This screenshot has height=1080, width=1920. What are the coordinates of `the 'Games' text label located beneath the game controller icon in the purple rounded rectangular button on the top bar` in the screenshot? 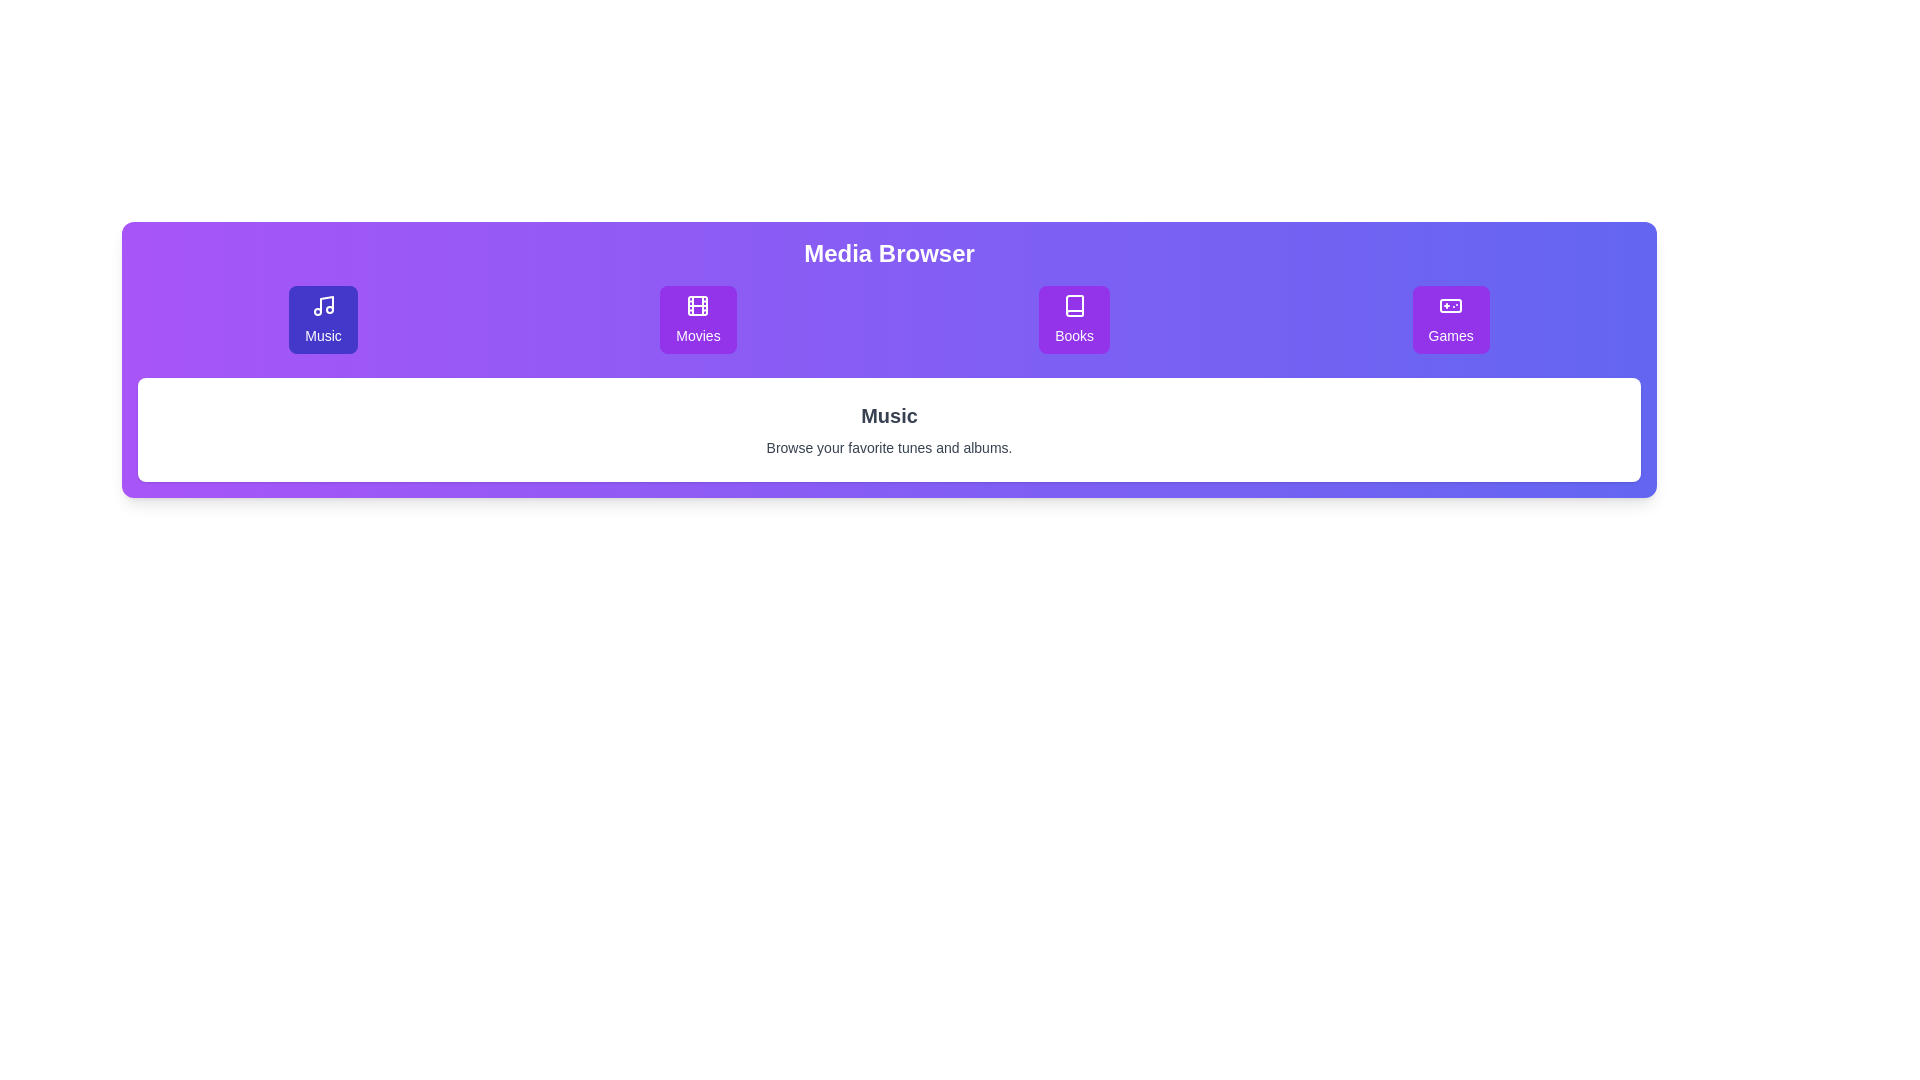 It's located at (1451, 334).